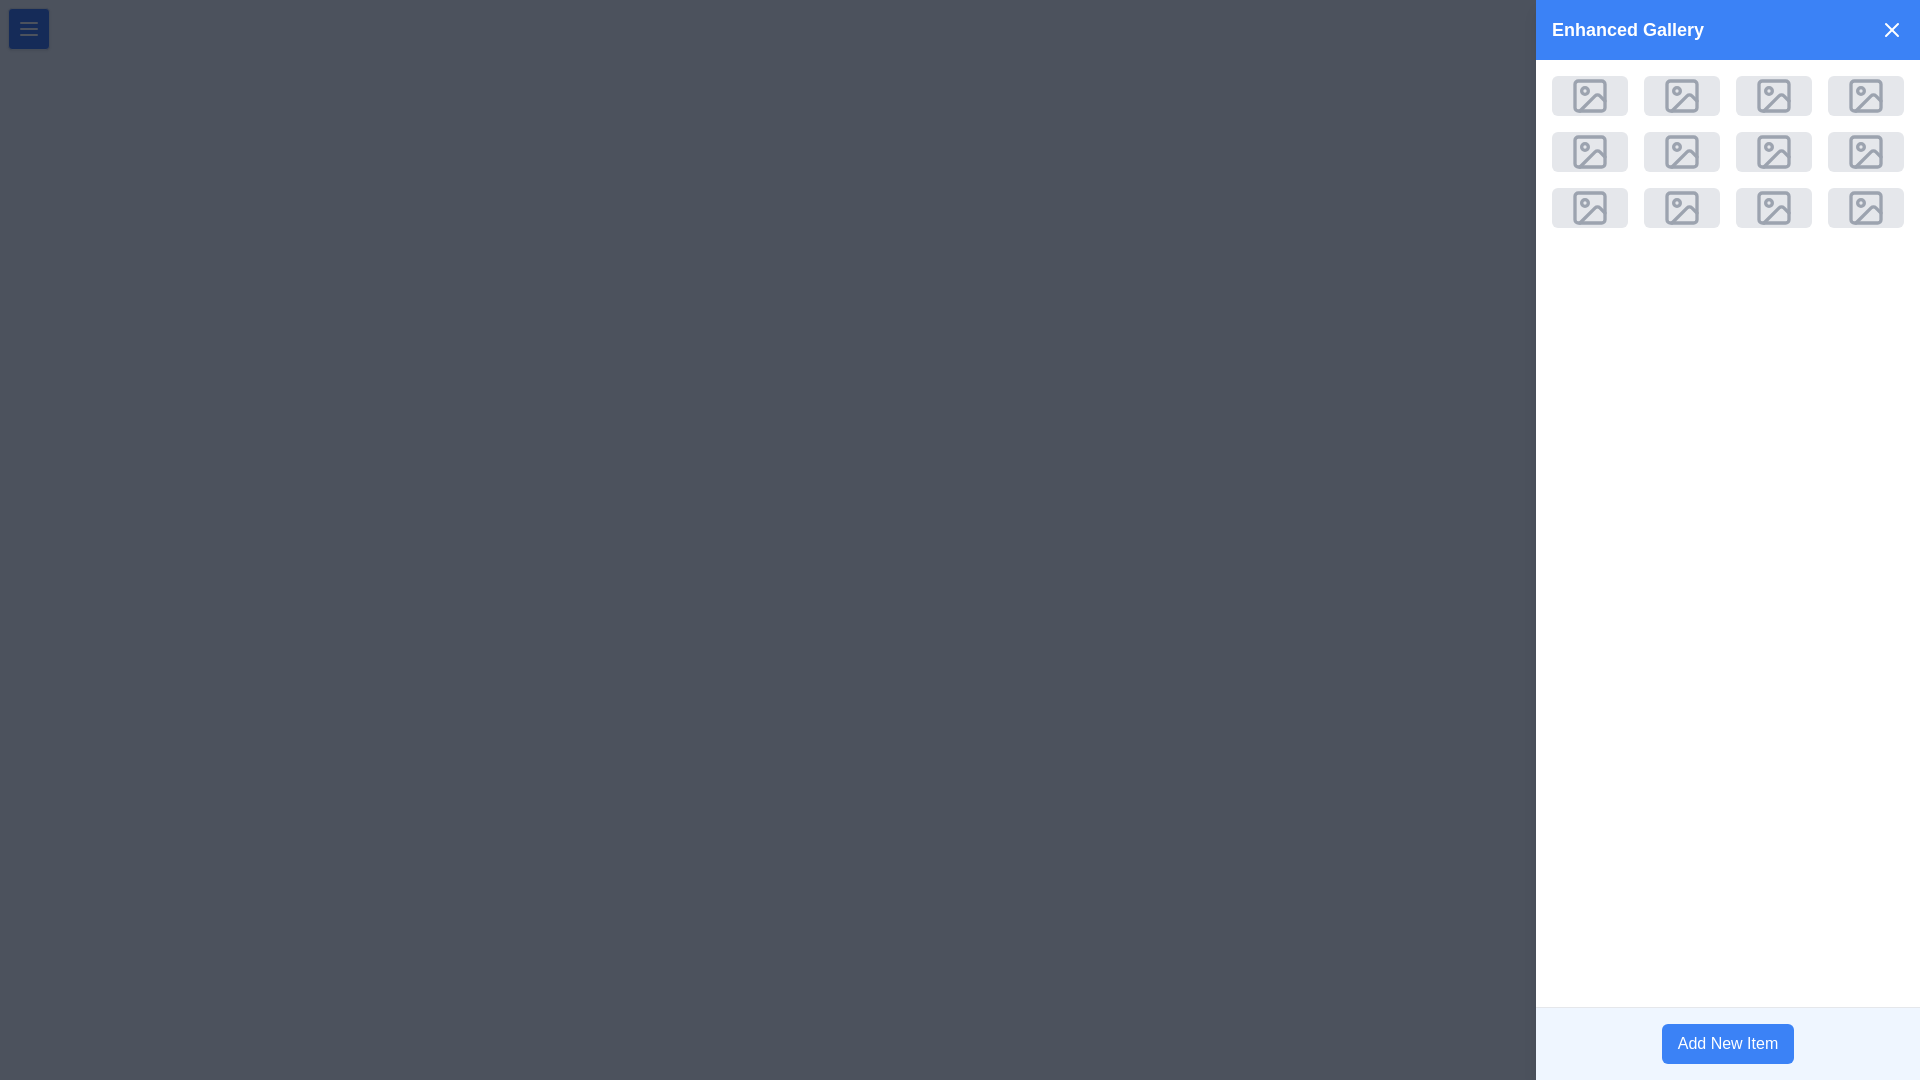  Describe the element at coordinates (1774, 150) in the screenshot. I see `the rounded rectangle graphic inside the fifth icon of the second row in the 'Enhanced Gallery' section located at the top-right corner of the interface` at that location.